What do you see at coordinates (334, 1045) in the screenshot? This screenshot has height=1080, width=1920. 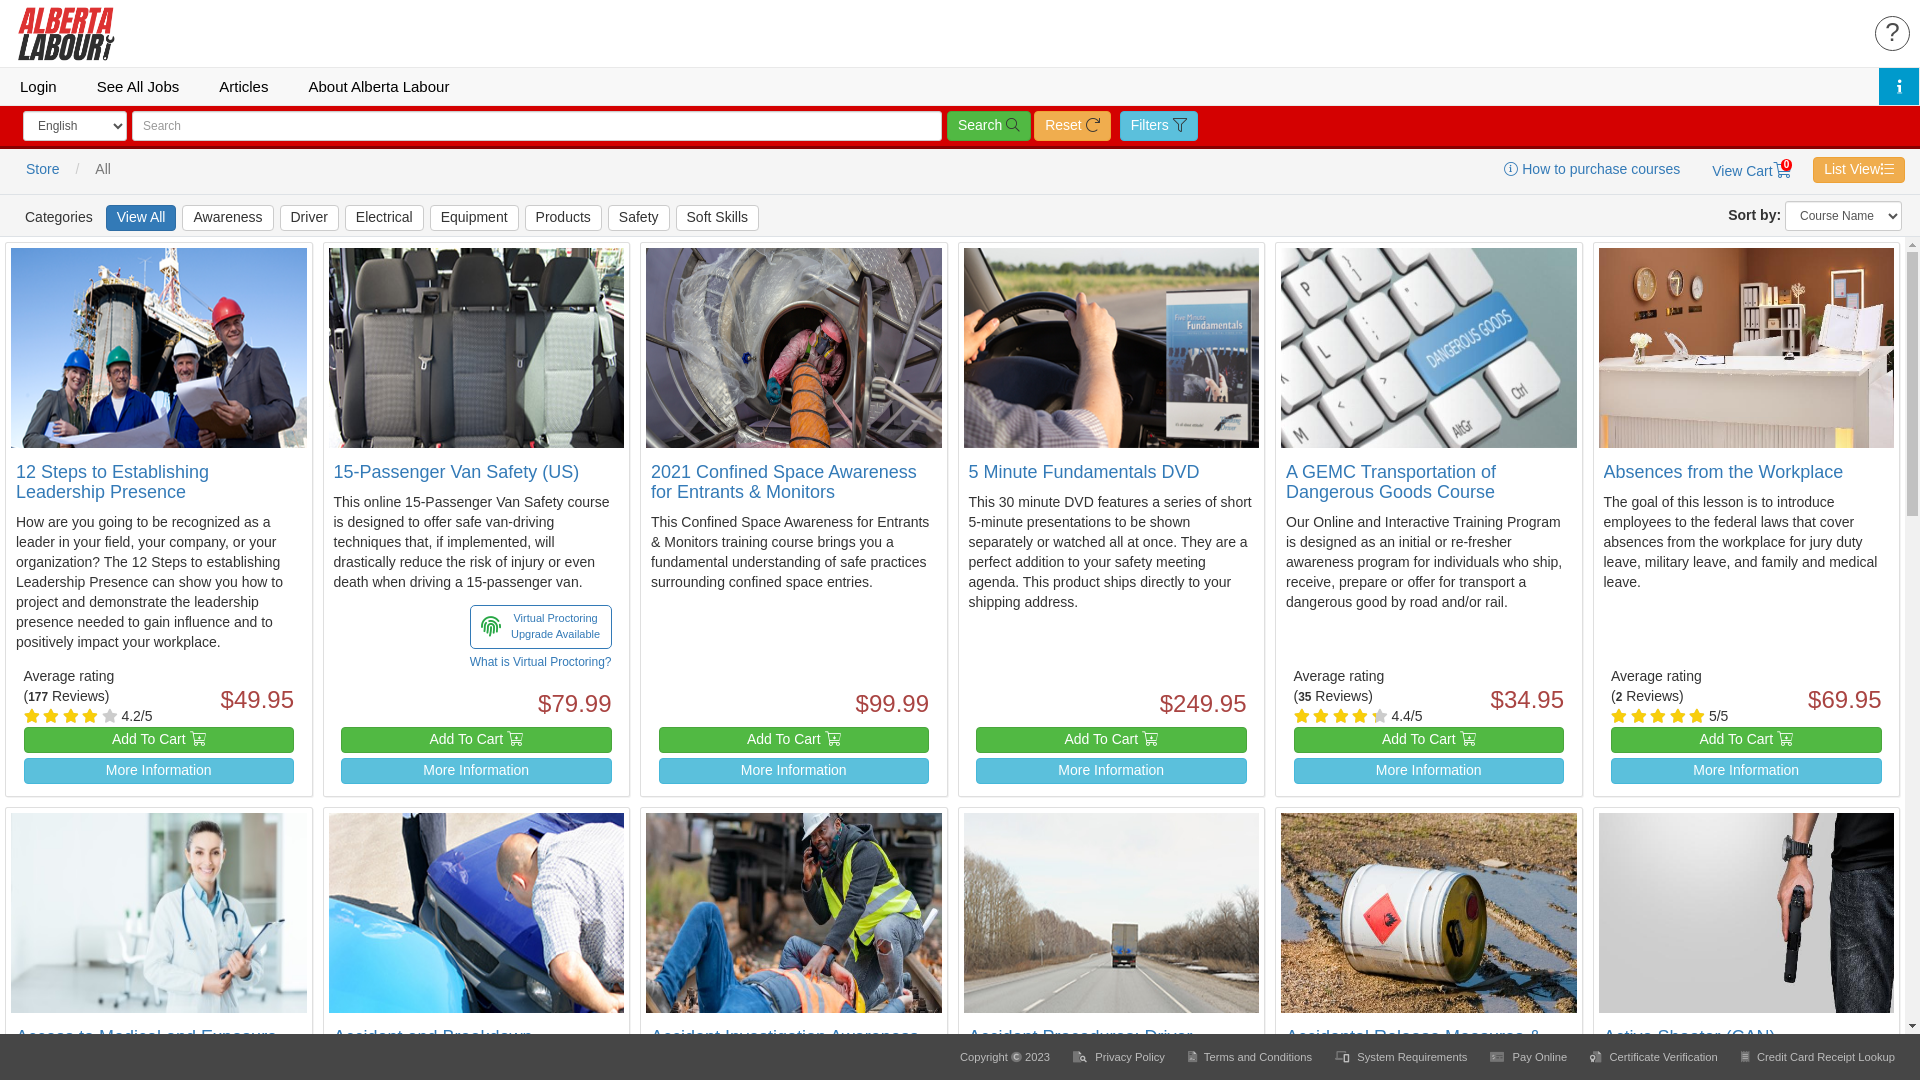 I see `'Accident and Breakdown Procedures (US)'` at bounding box center [334, 1045].